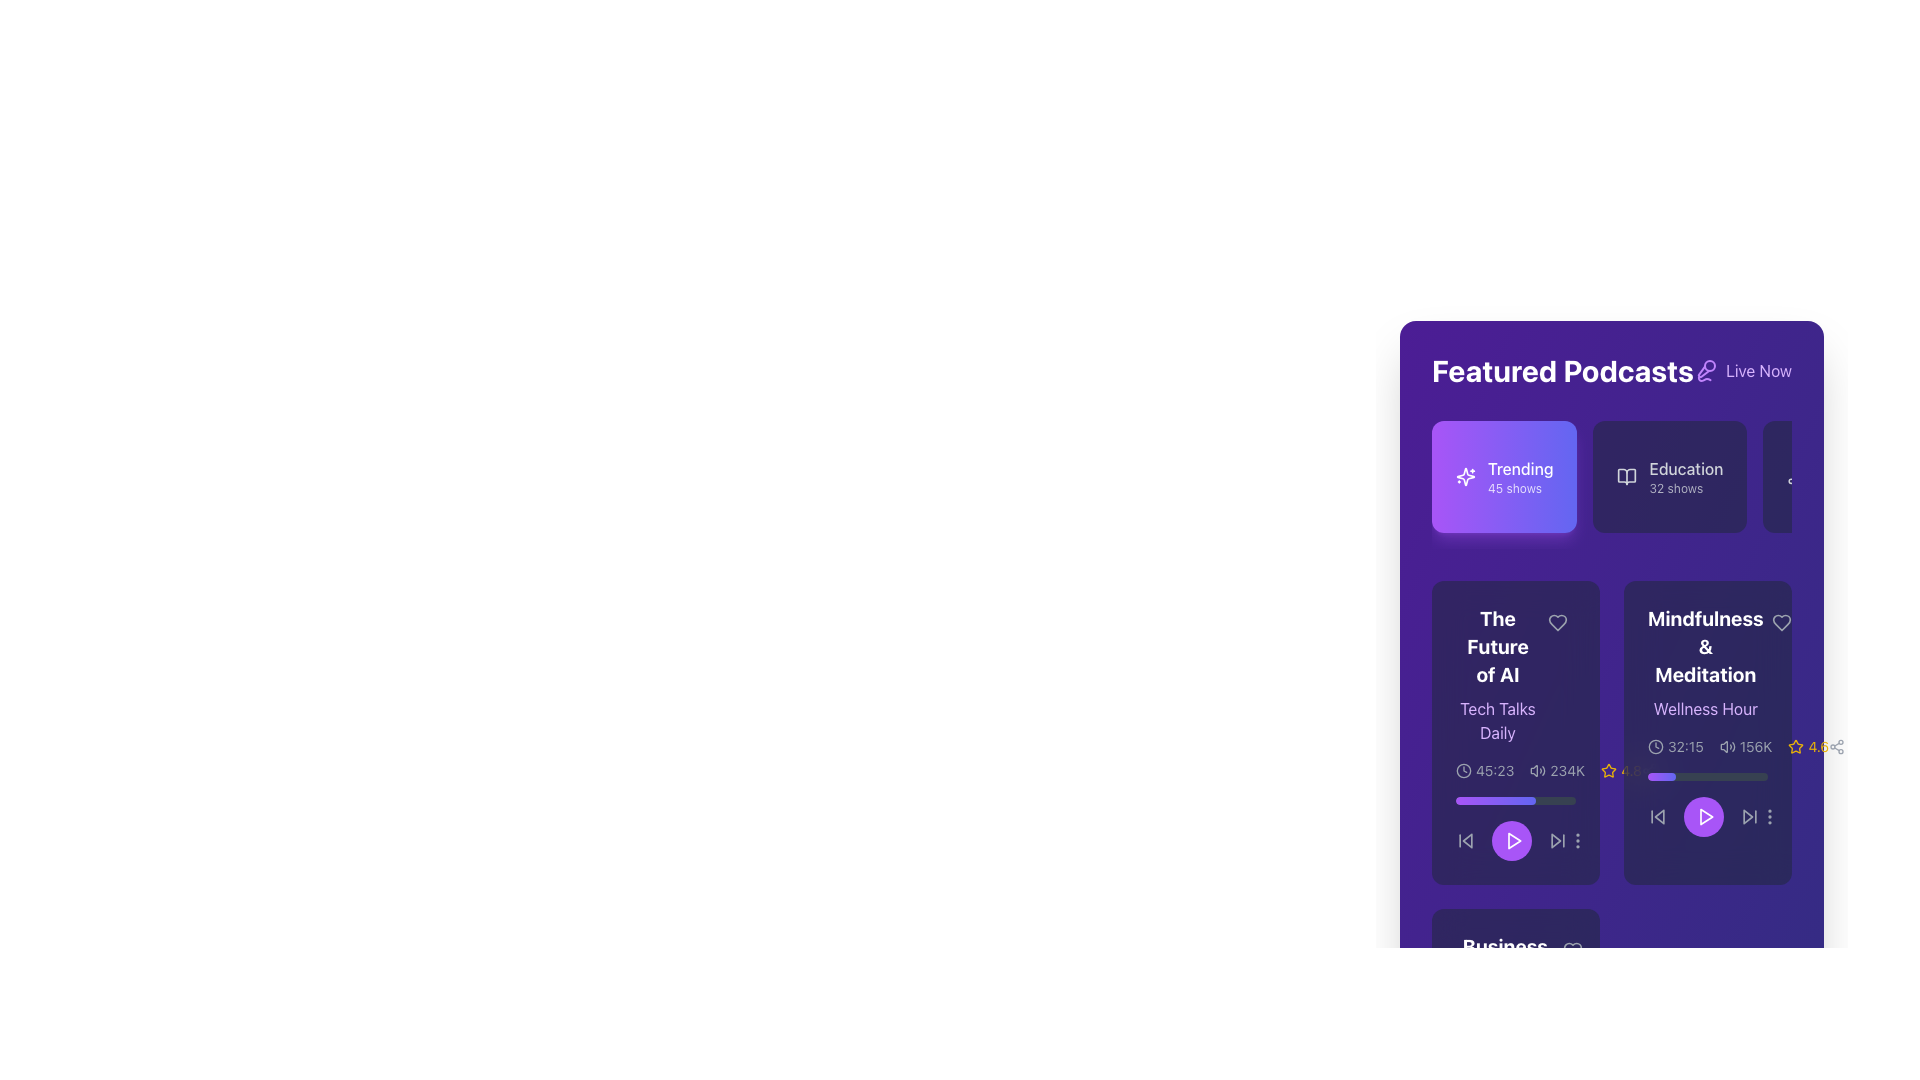 The height and width of the screenshot is (1080, 1920). I want to click on the 'Featured Podcasts' text label element to highlight the text, so click(1562, 370).